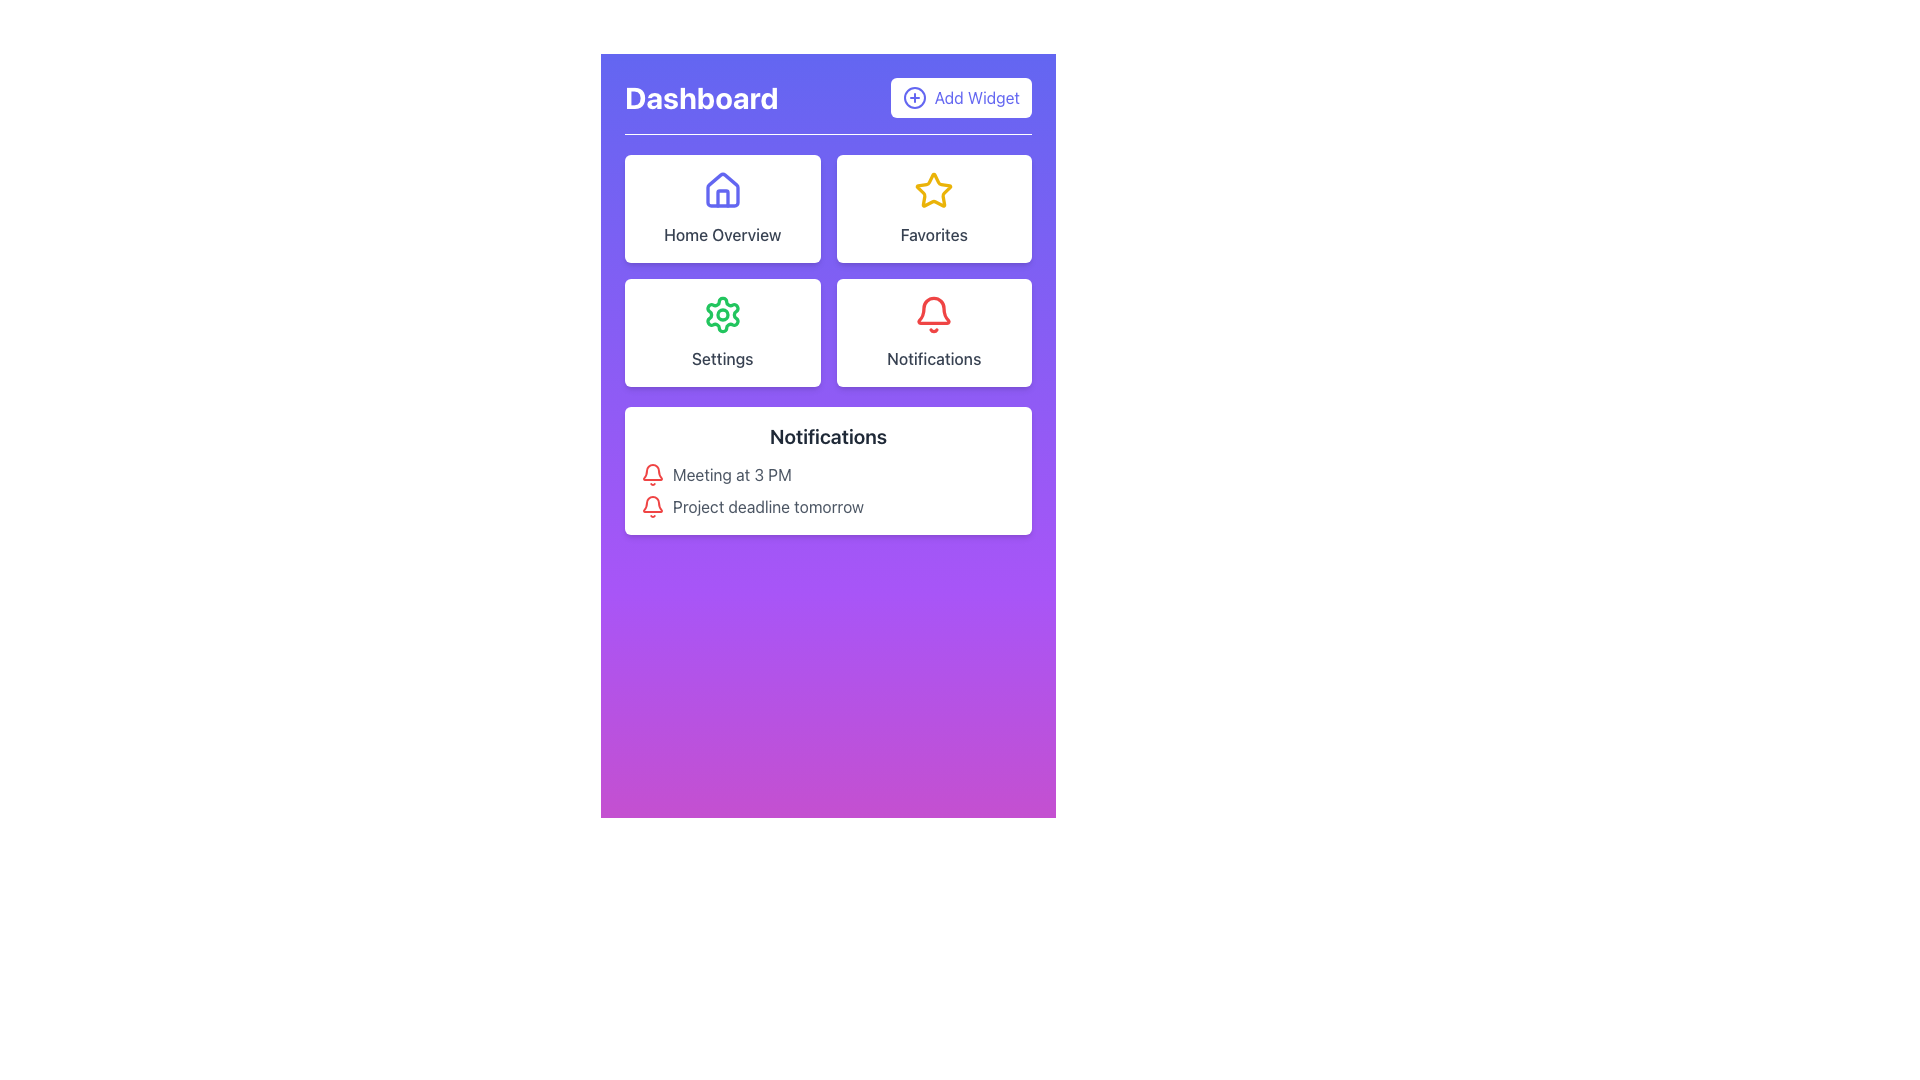  Describe the element at coordinates (828, 435) in the screenshot. I see `the section header text label that indicates the start of the notifications area, located at the top-center of the white card on the main interface` at that location.